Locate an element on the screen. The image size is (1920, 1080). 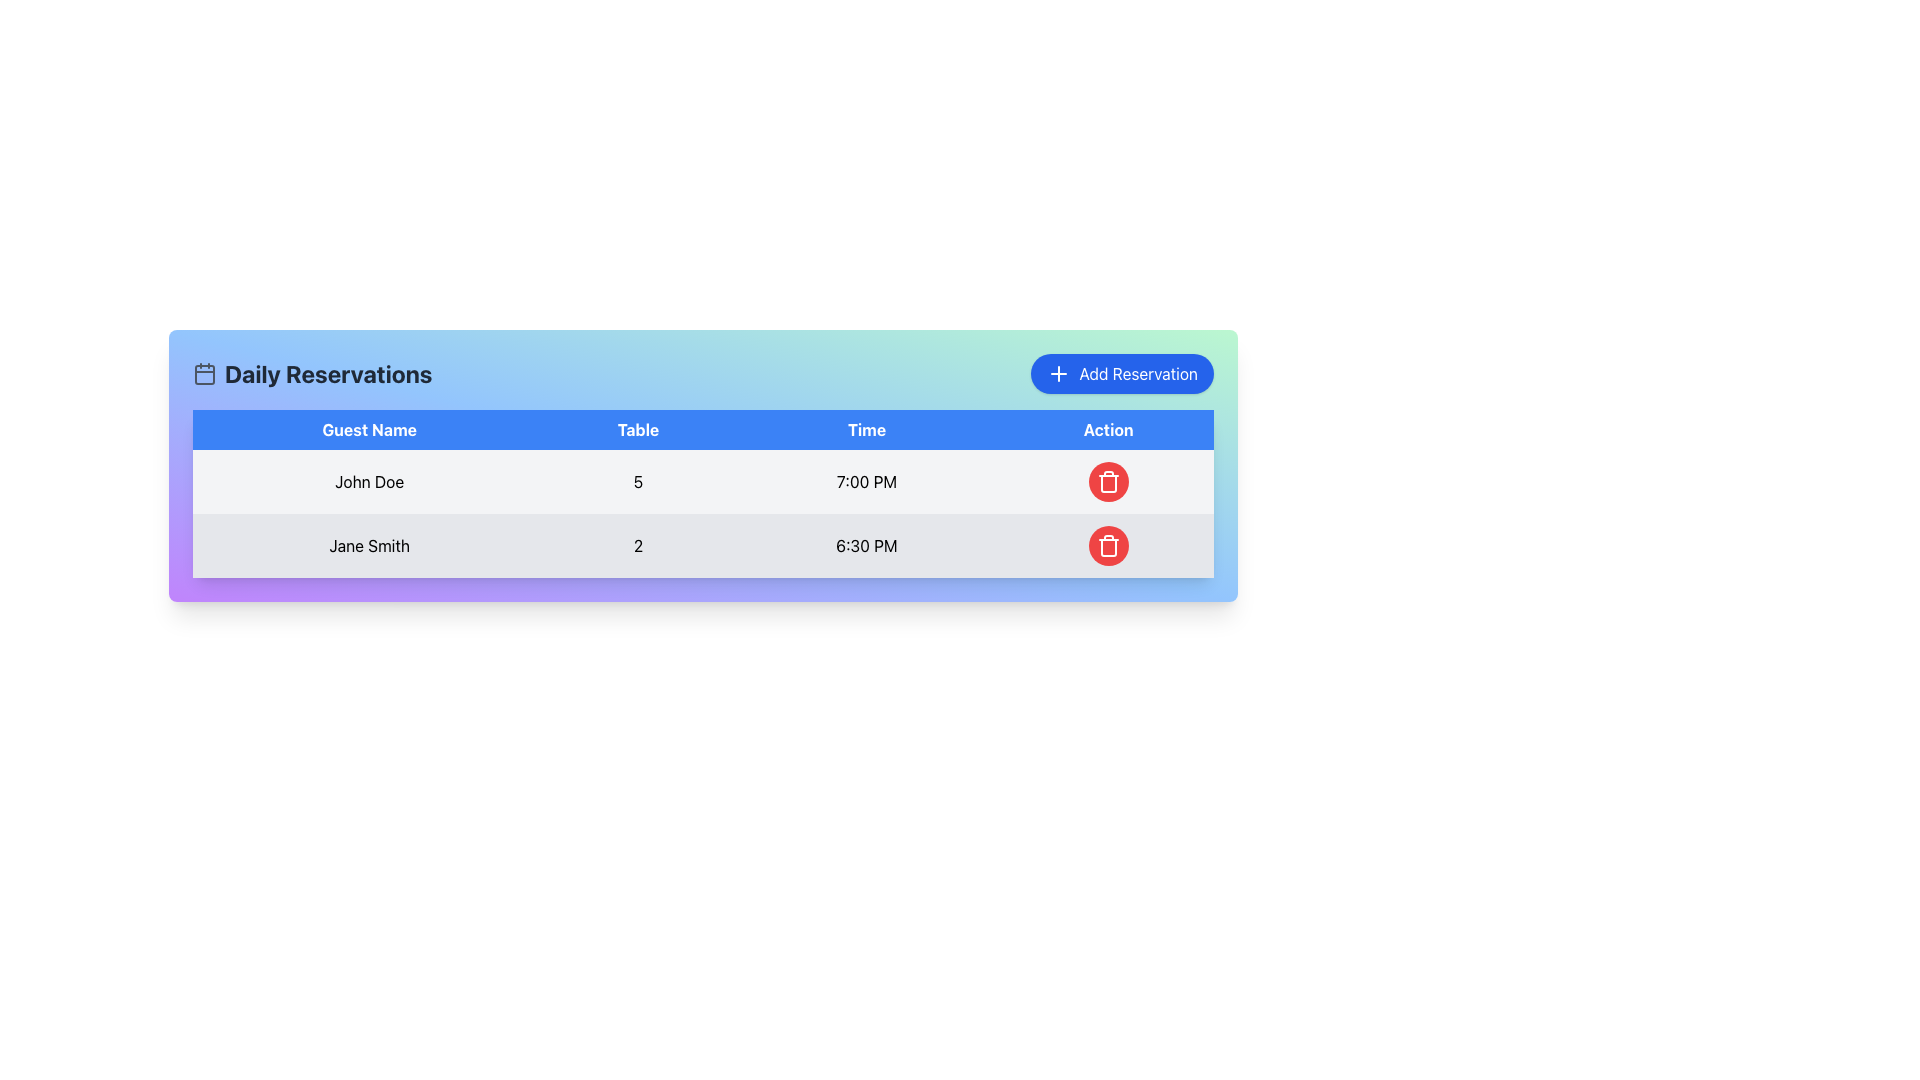
the 'Guest Name' Table Header, which is the first header column in a table with a blue background and white bold text is located at coordinates (369, 428).